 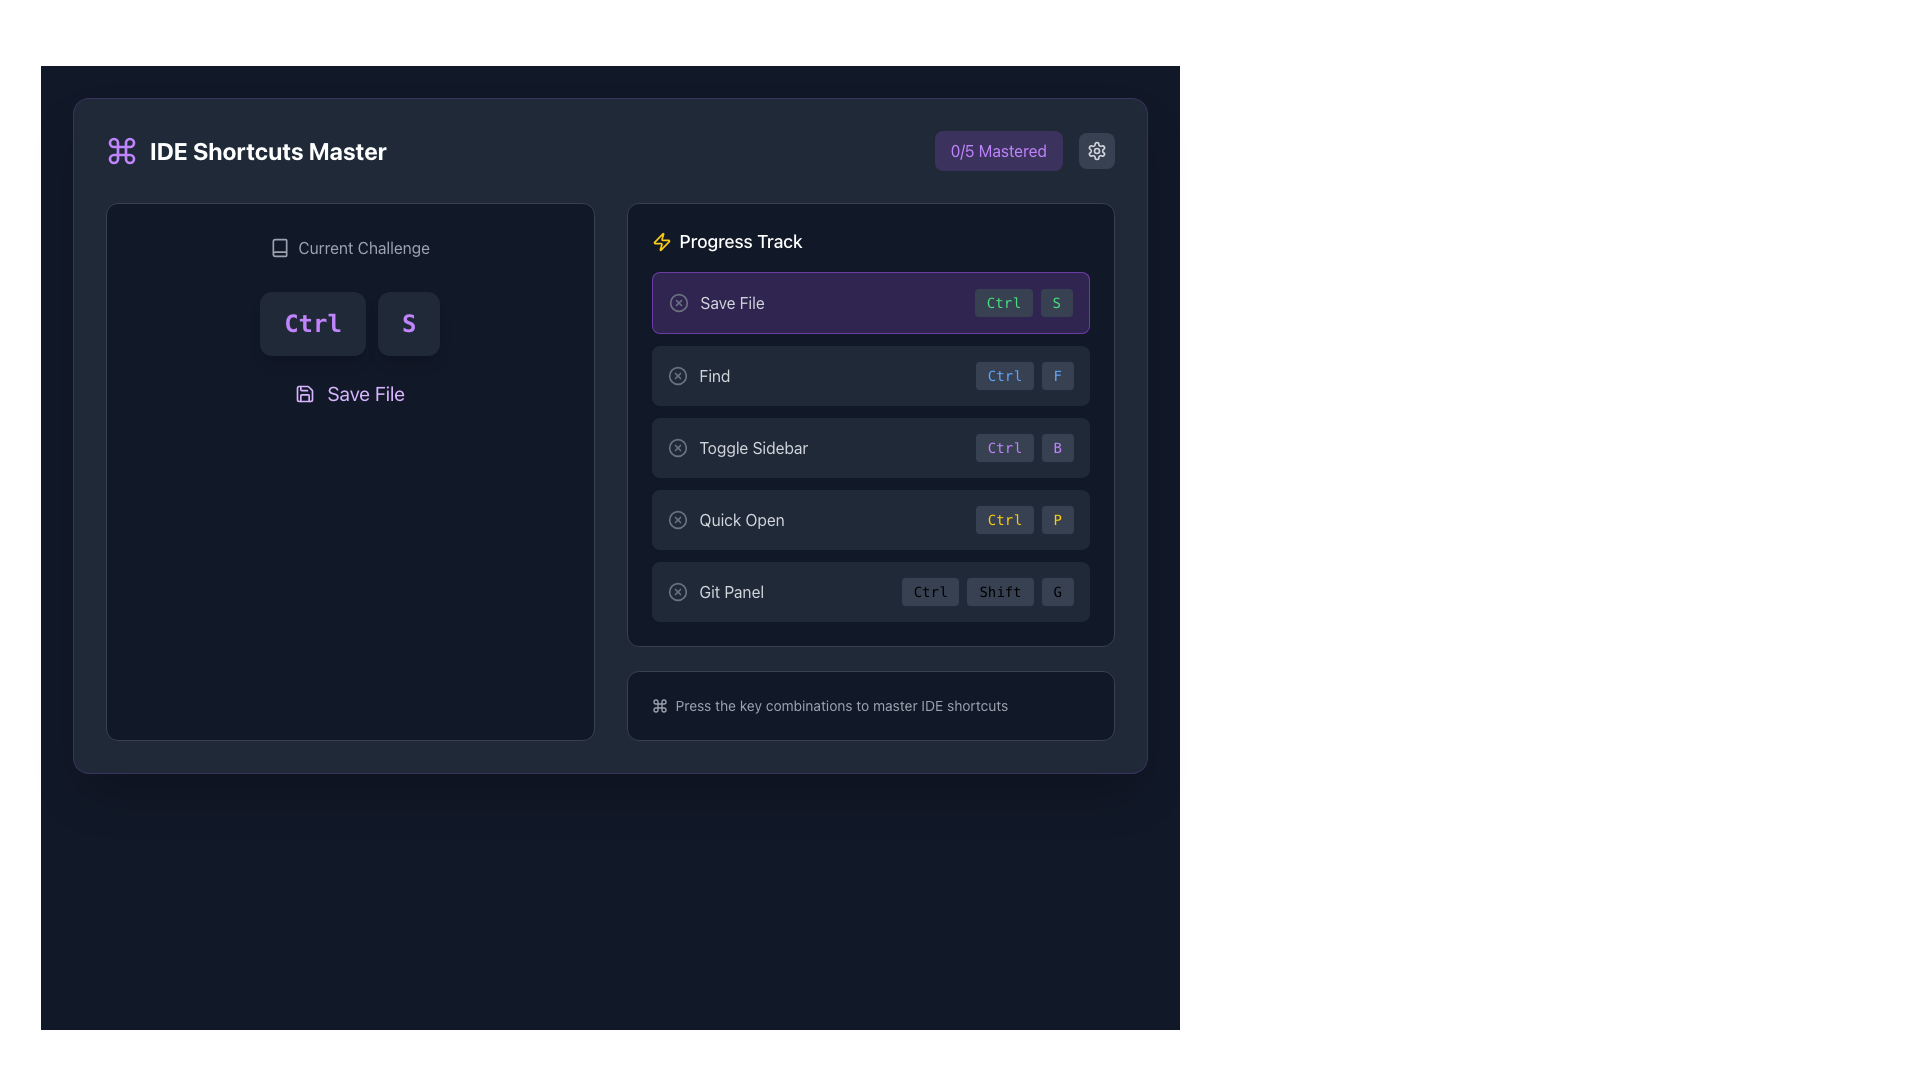 What do you see at coordinates (120, 149) in the screenshot?
I see `the purple graphic icon resembling a command or shortcut symbol located in the top-left corner of the header section, adjacent to the title 'IDE Shortcuts Master'` at bounding box center [120, 149].